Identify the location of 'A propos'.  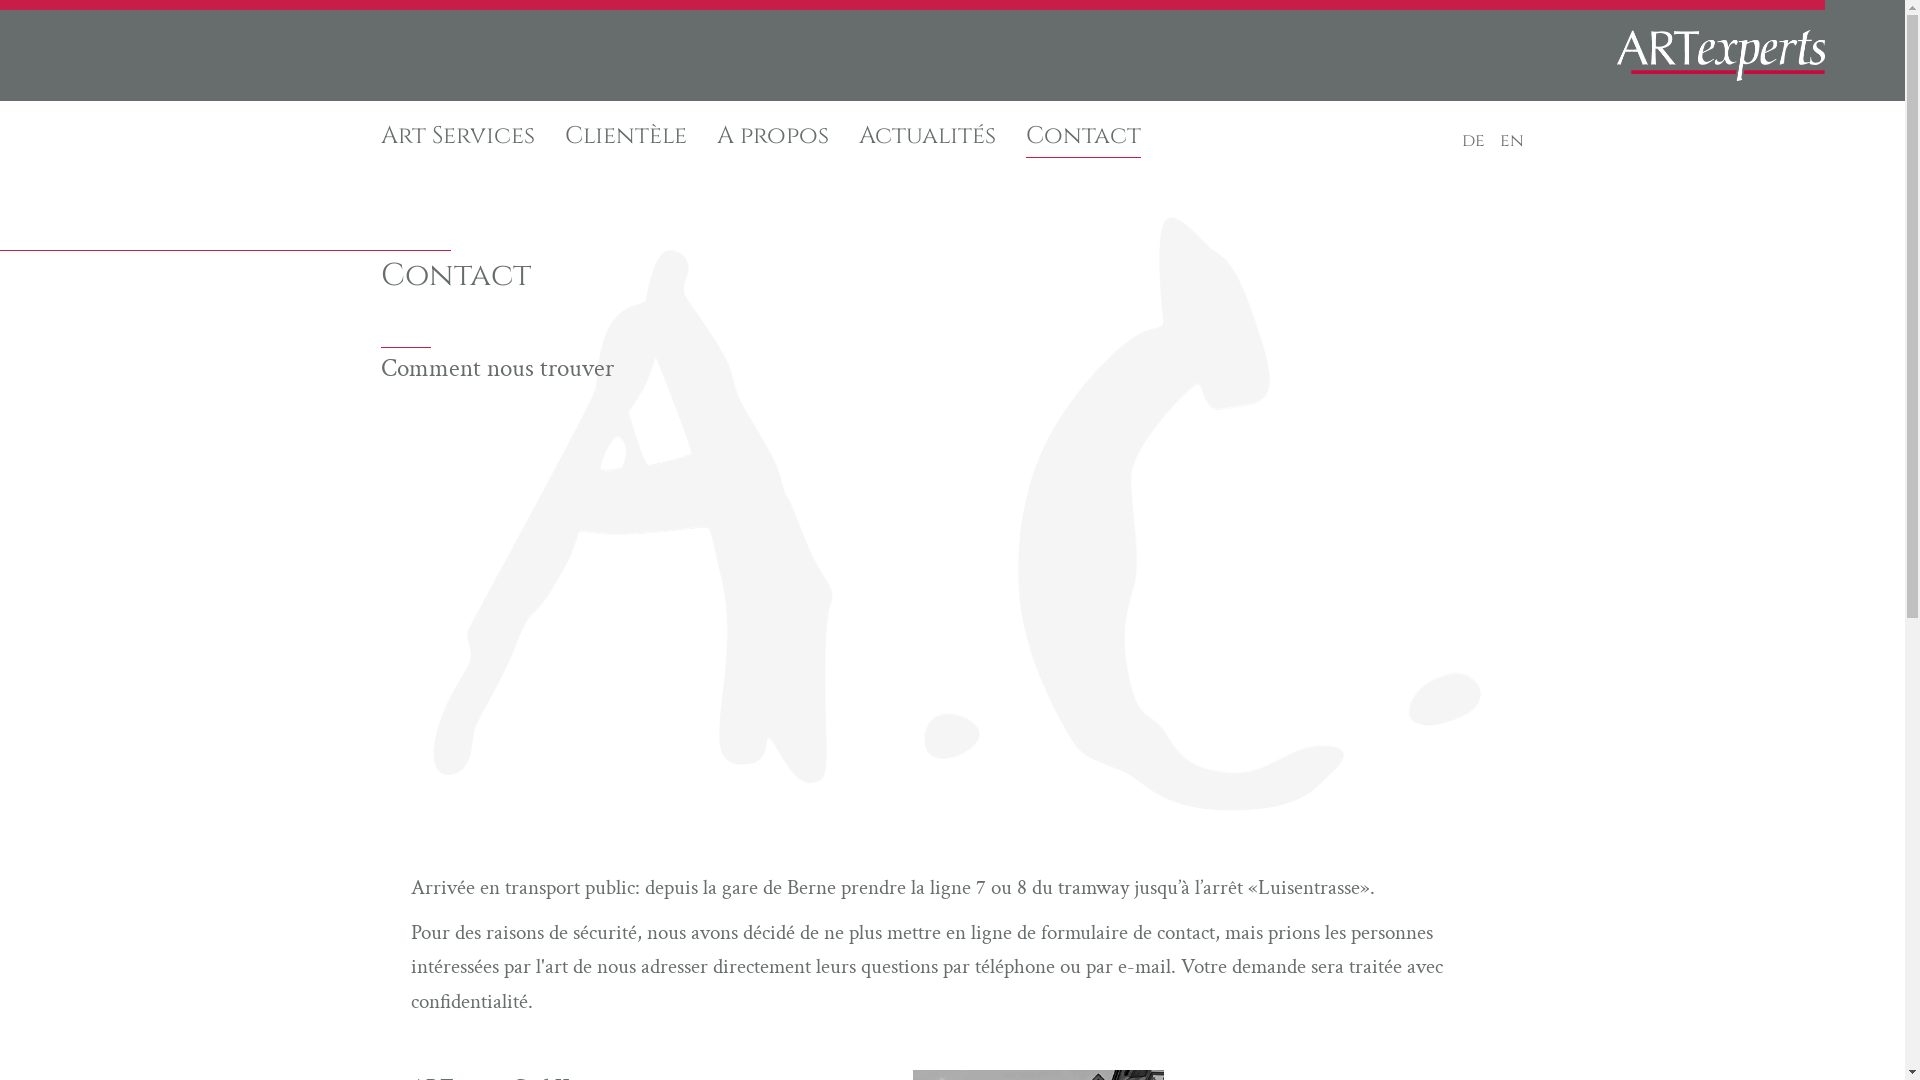
(771, 135).